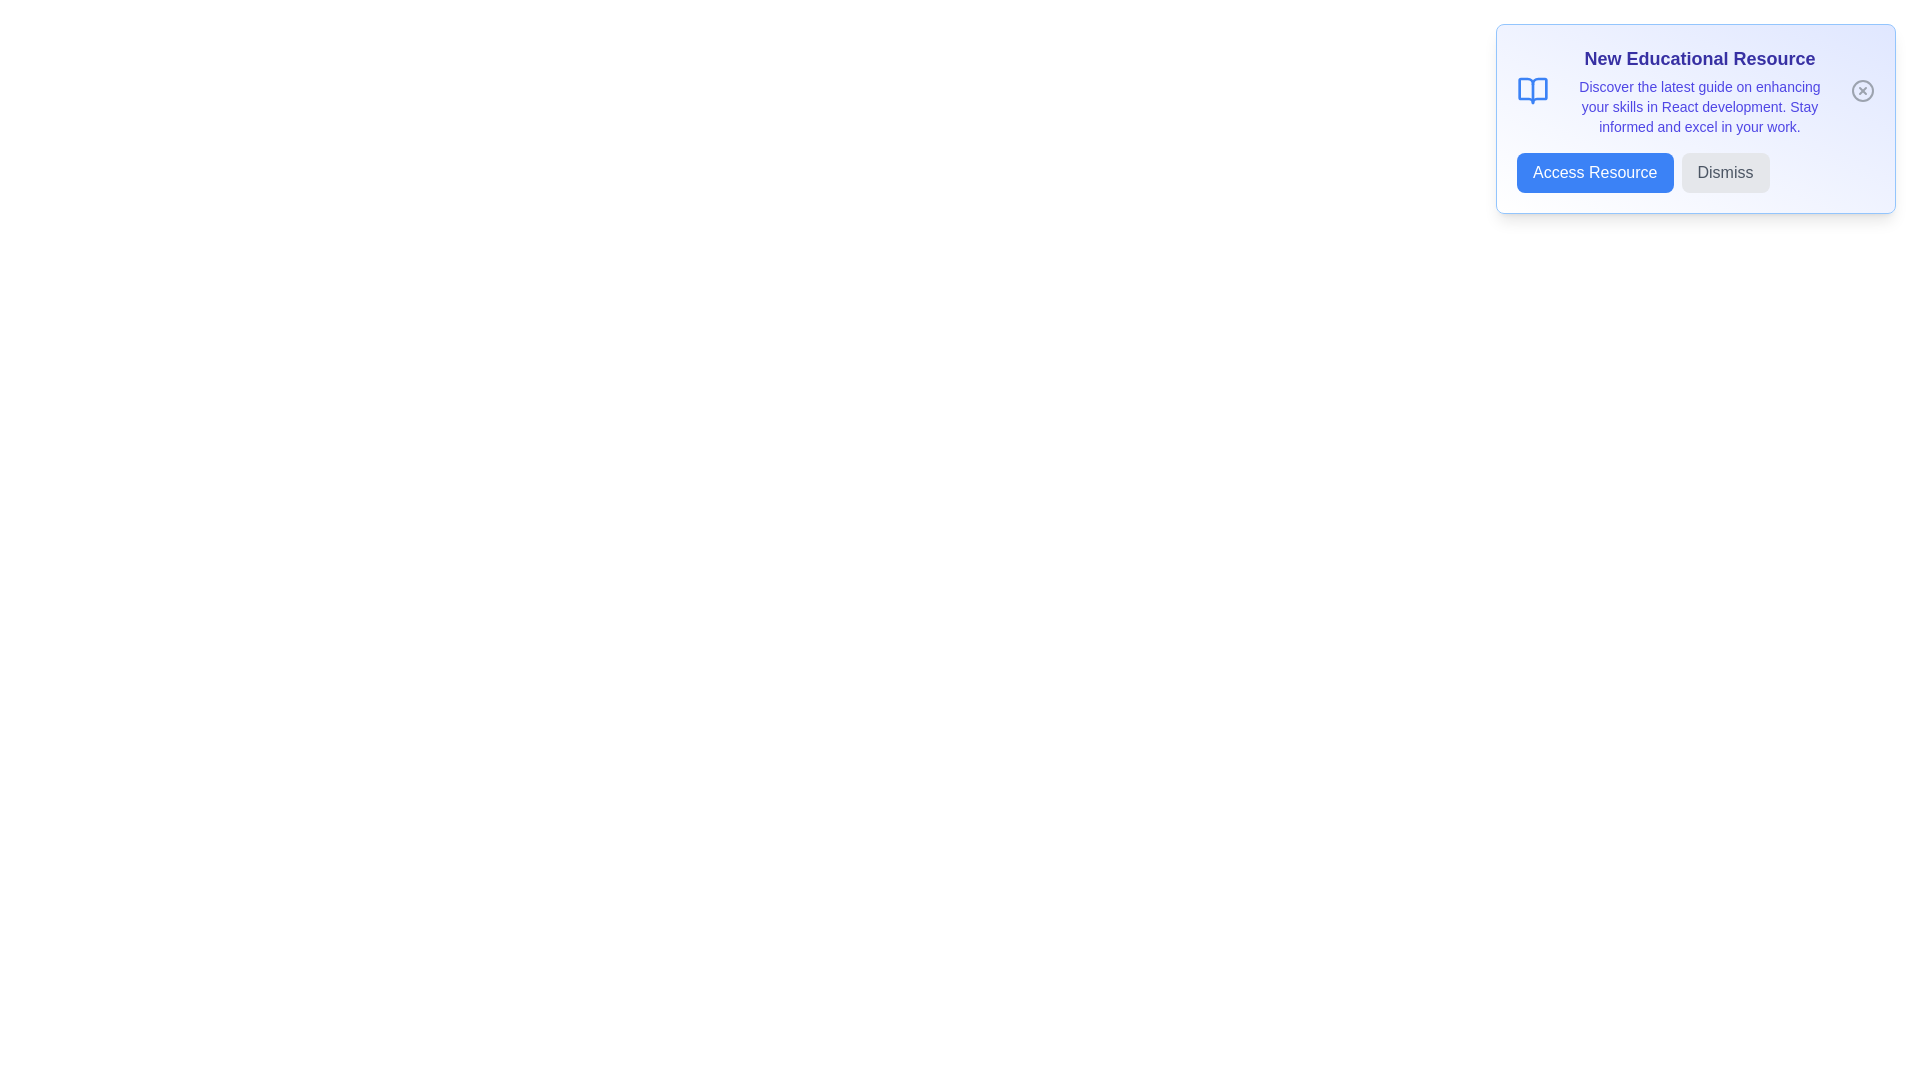  I want to click on the text 'New Educational Resource' to highlight it, so click(1698, 57).